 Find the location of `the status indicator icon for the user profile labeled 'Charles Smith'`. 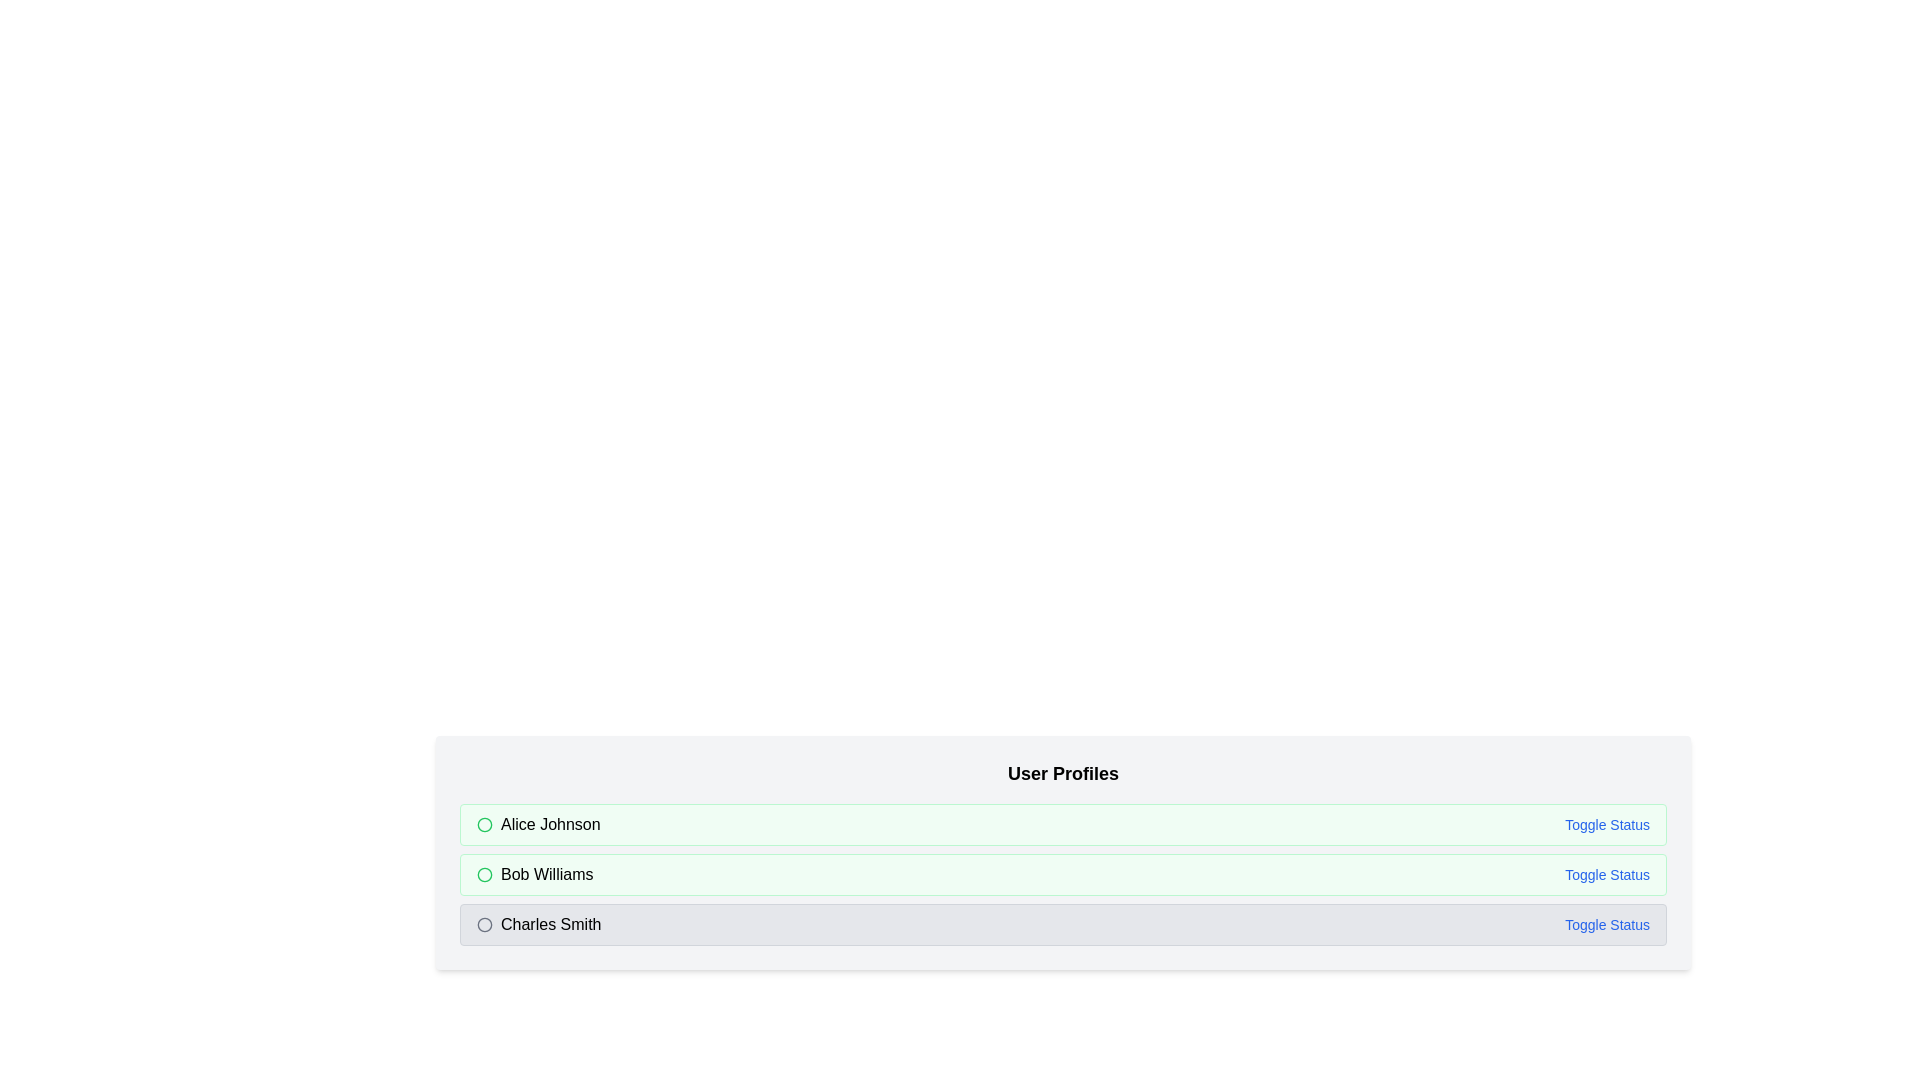

the status indicator icon for the user profile labeled 'Charles Smith' is located at coordinates (484, 925).